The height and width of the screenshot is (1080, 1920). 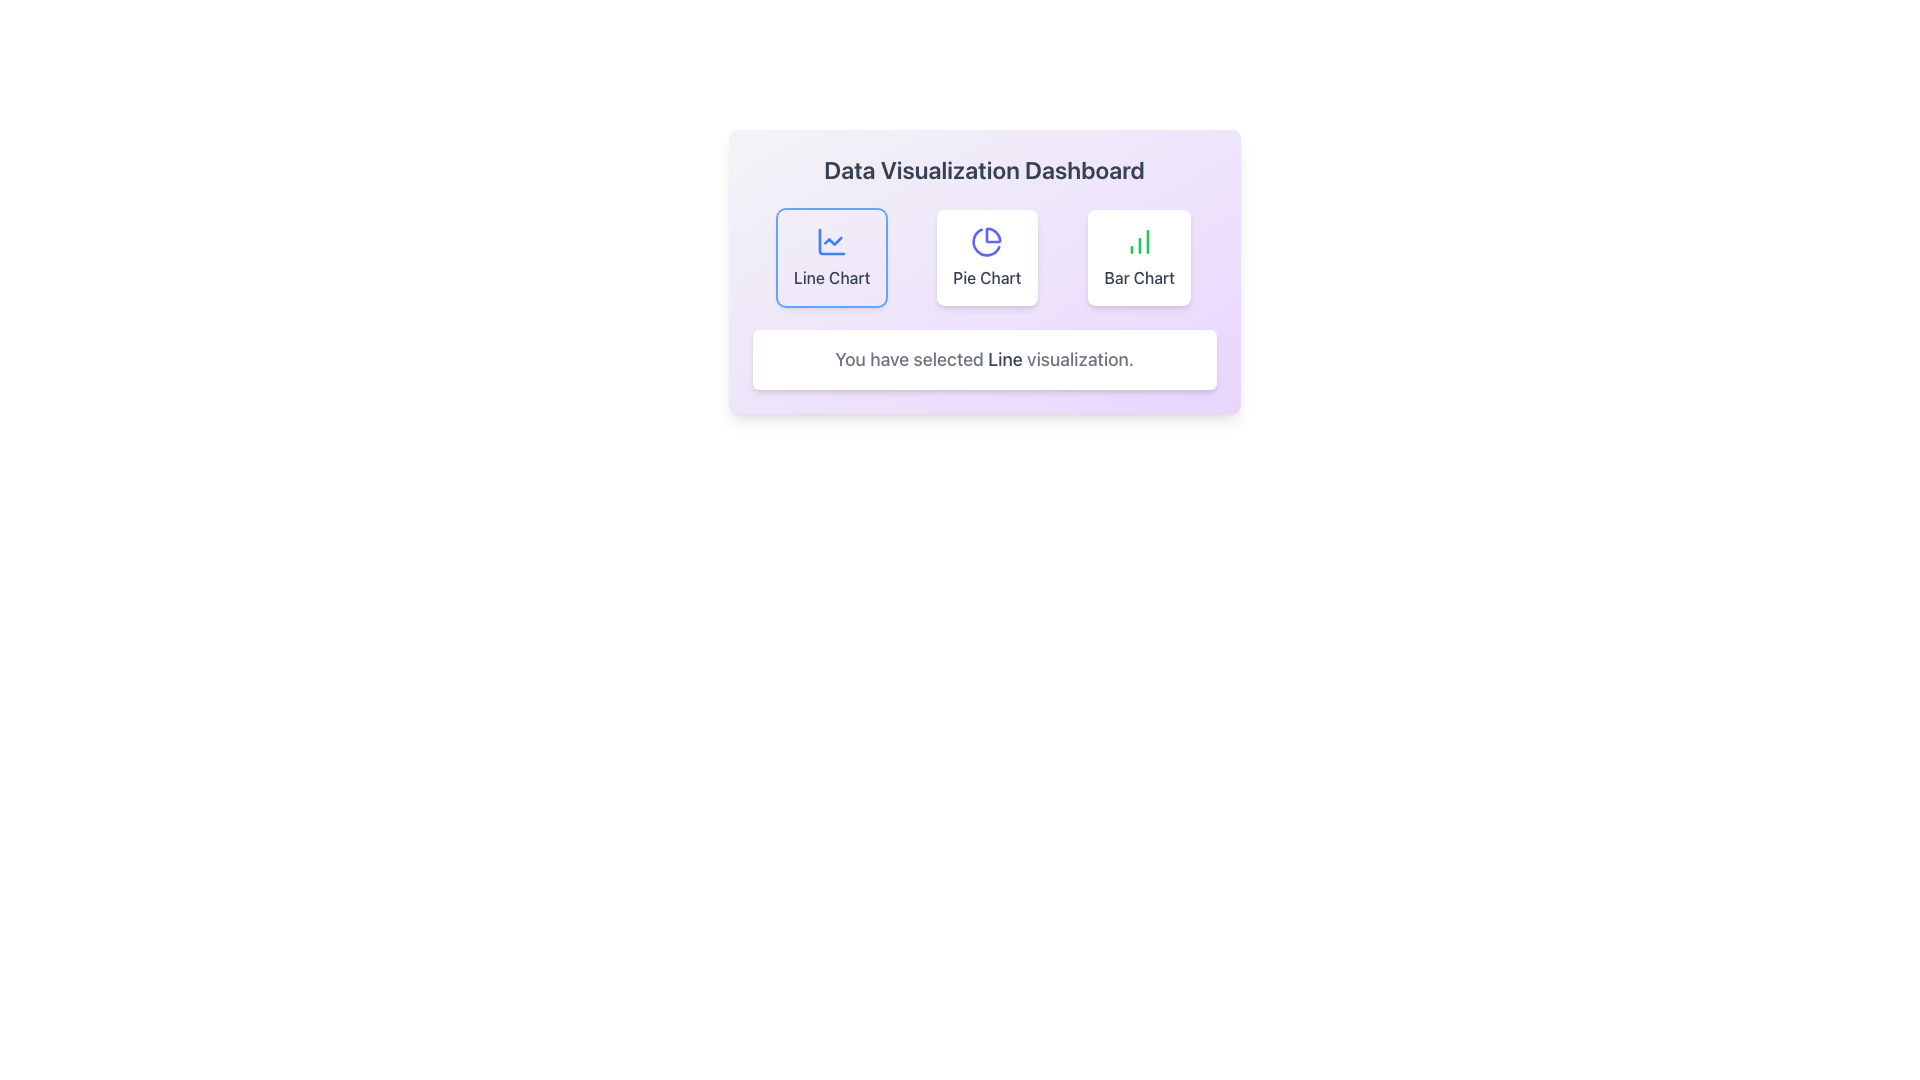 I want to click on the 'Bar Chart' icon located in the center of the third card from the left in the row of chart options in the 'Data Visualization Dashboard', so click(x=1139, y=241).